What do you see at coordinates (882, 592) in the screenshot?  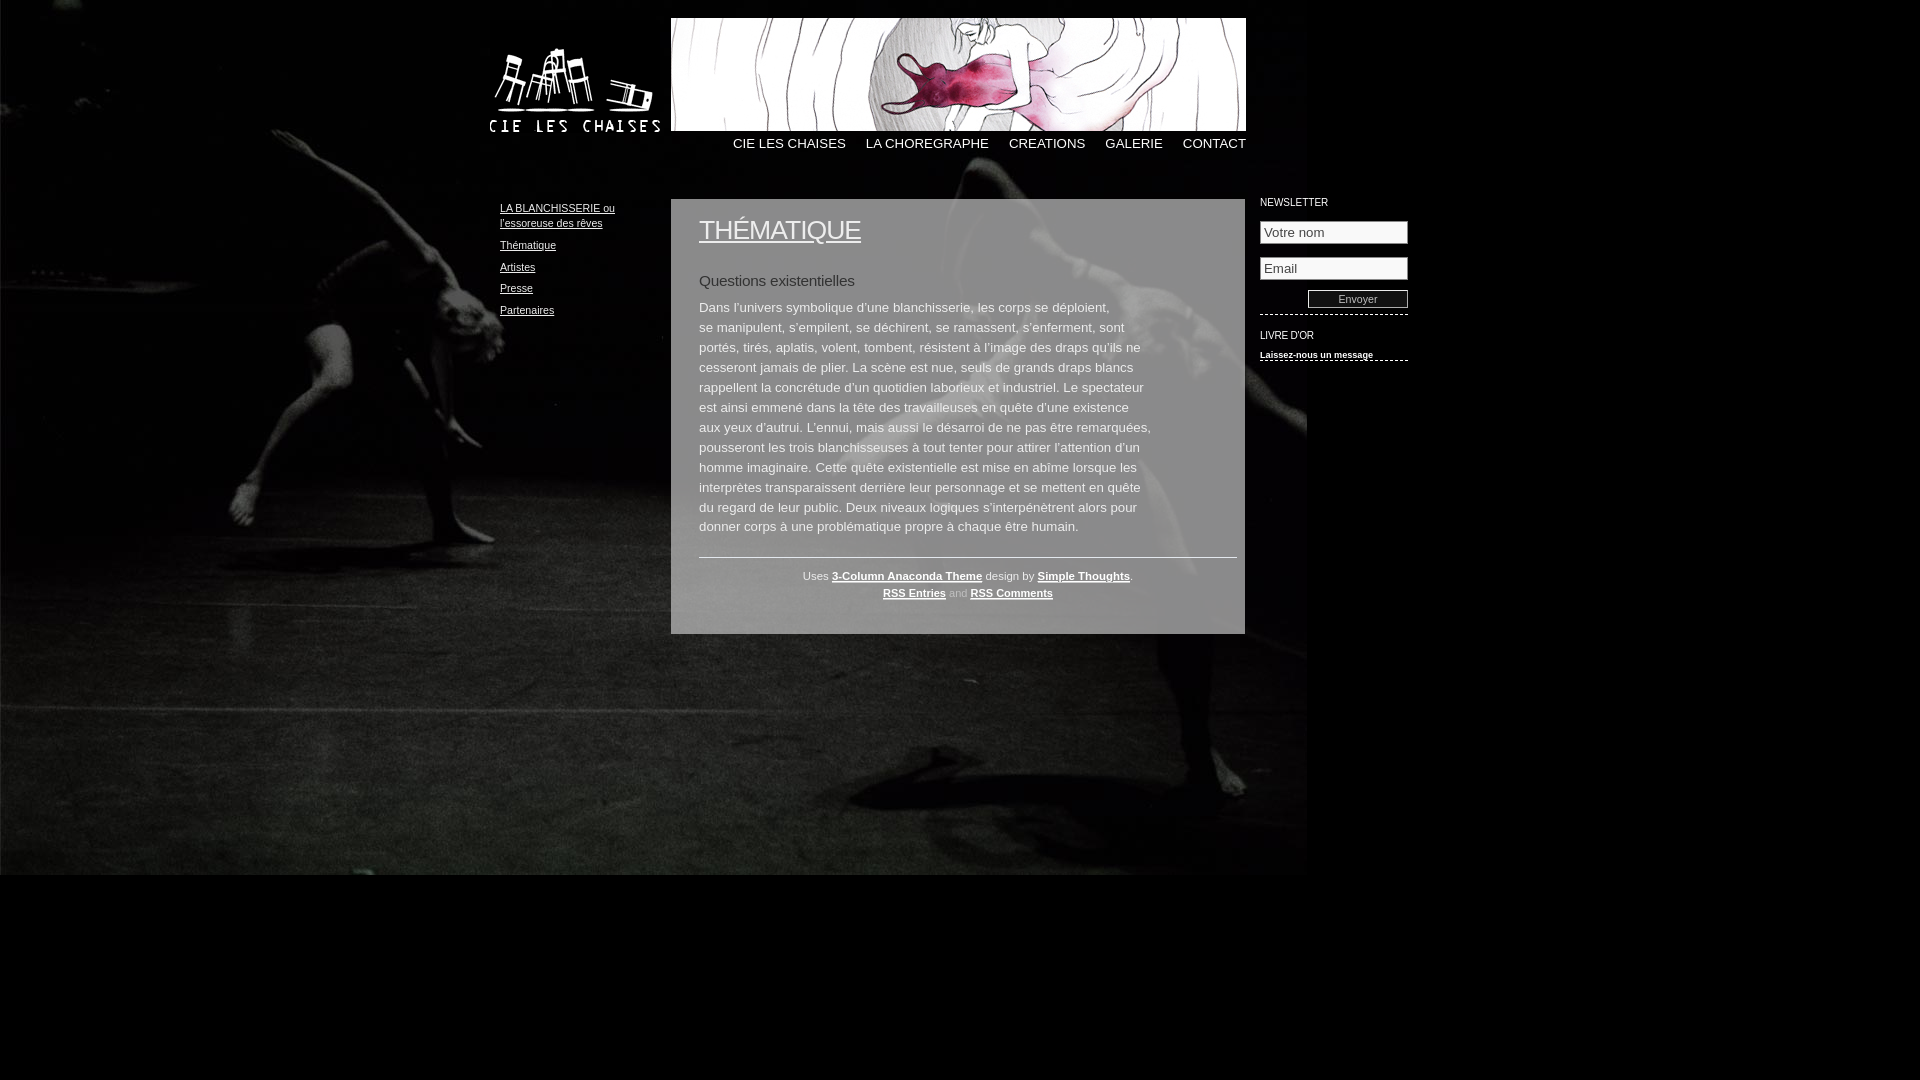 I see `'RSS Entries'` at bounding box center [882, 592].